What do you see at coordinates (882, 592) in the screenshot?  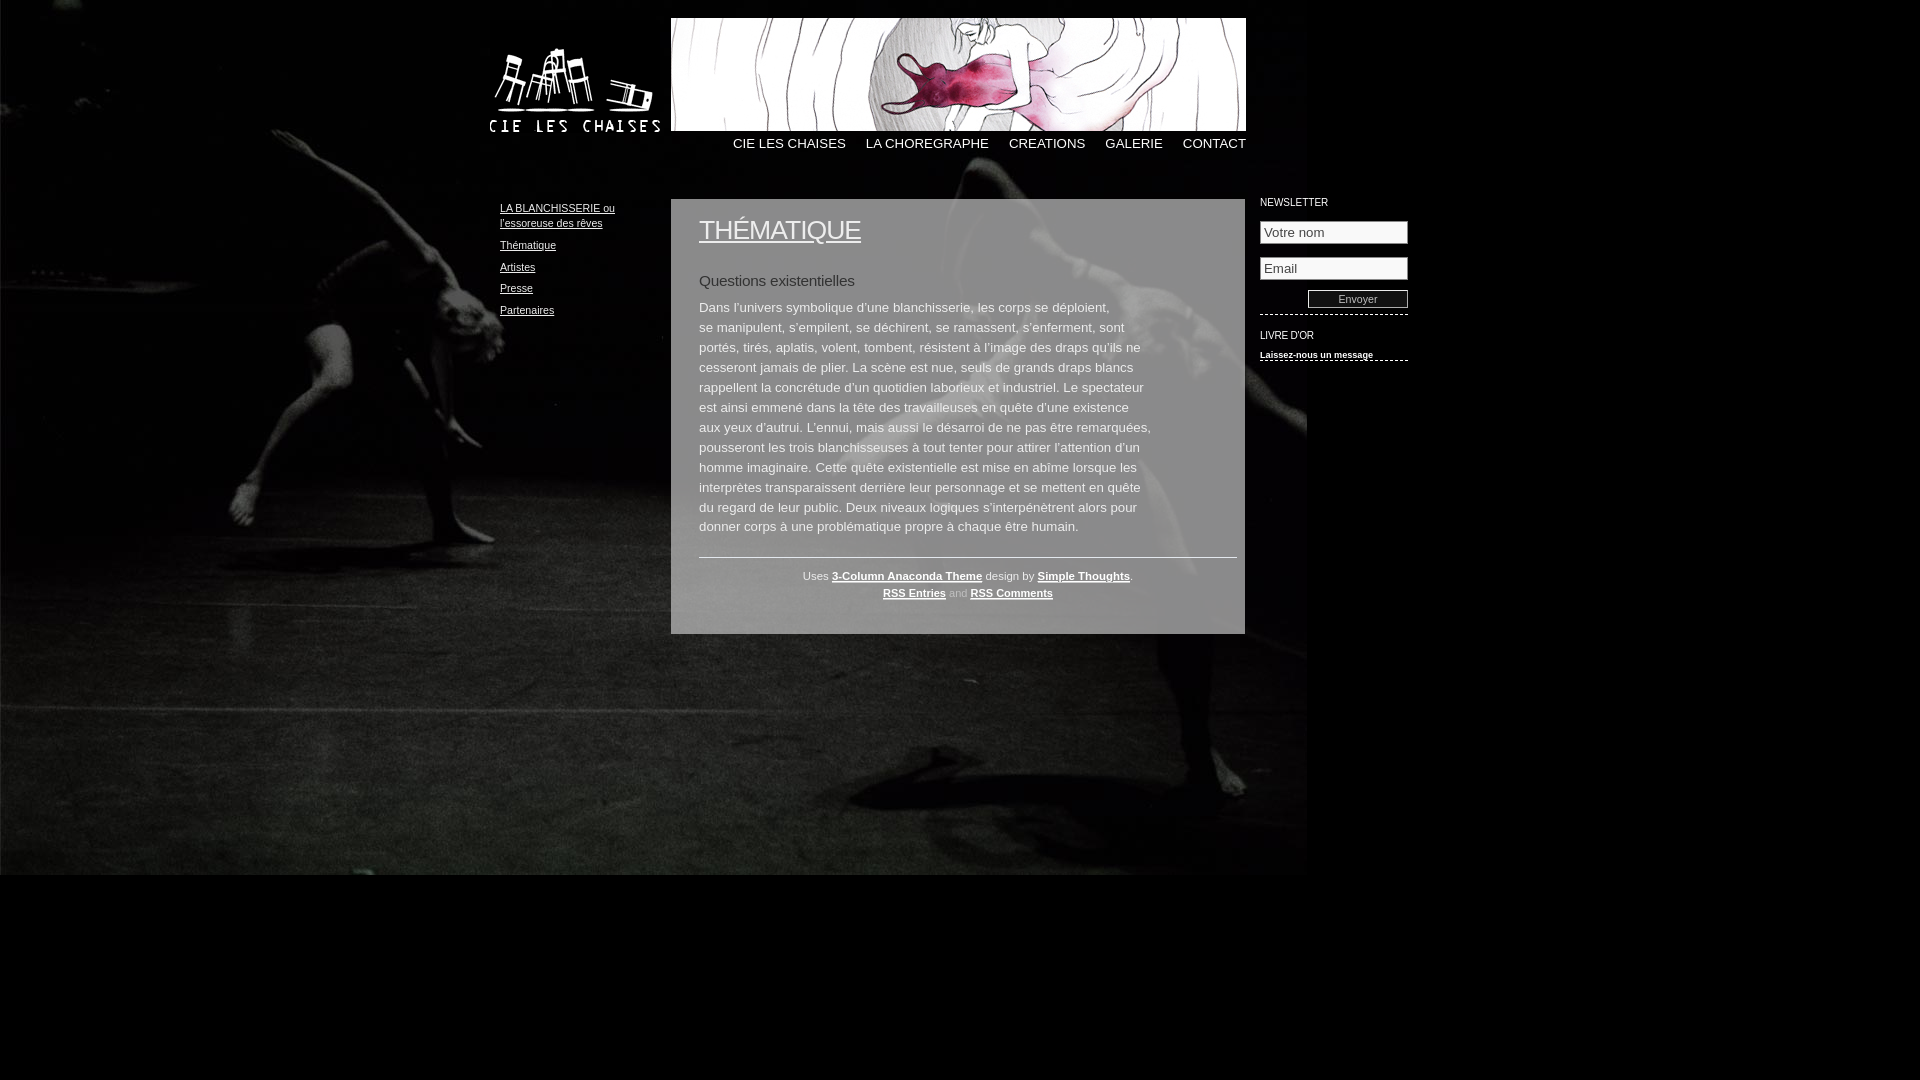 I see `'RSS Entries'` at bounding box center [882, 592].